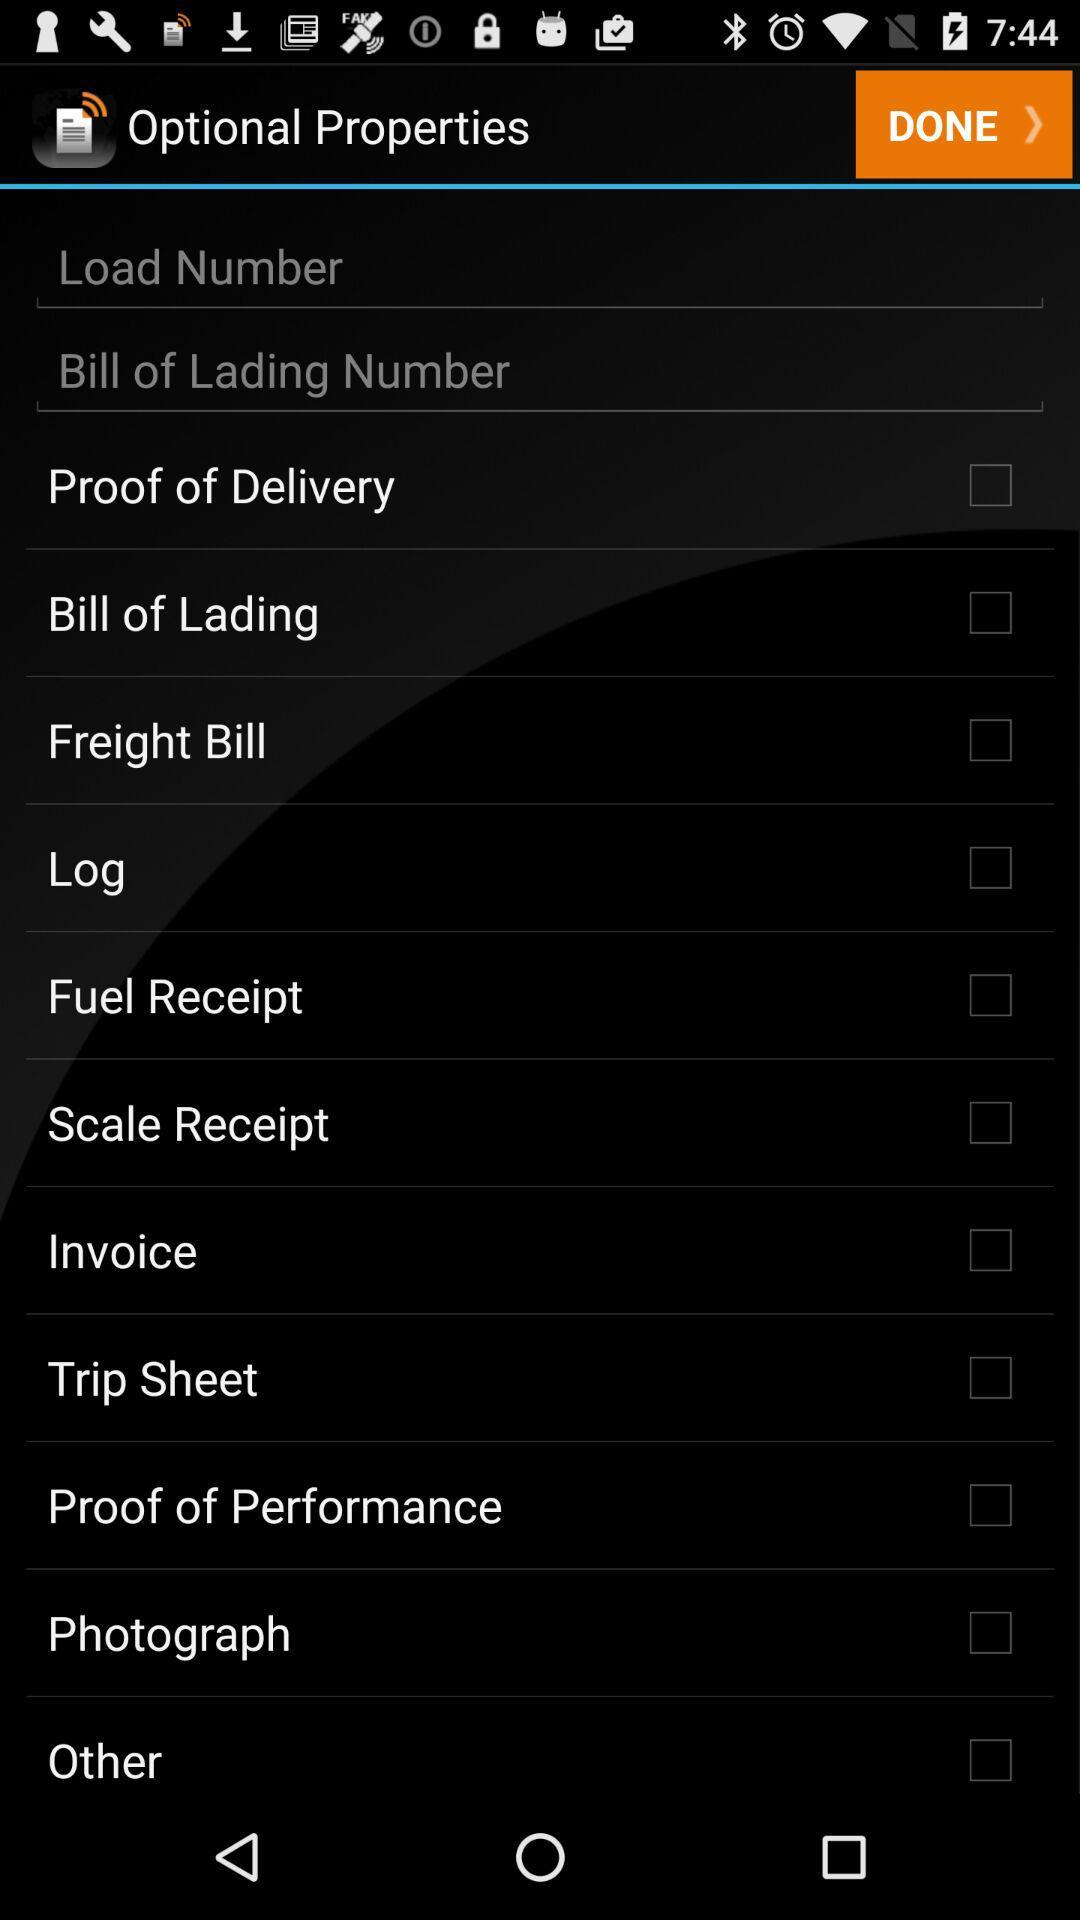 The height and width of the screenshot is (1920, 1080). What do you see at coordinates (540, 739) in the screenshot?
I see `freight bill checkbox` at bounding box center [540, 739].